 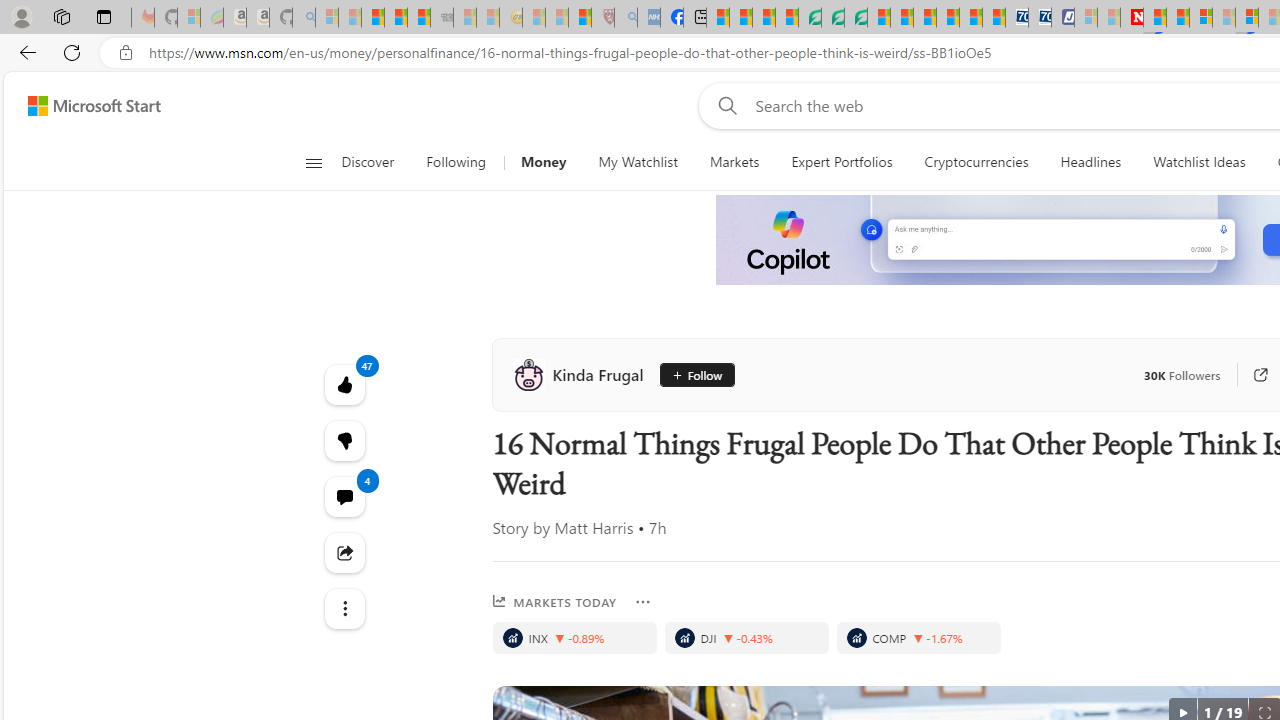 I want to click on 'Local - MSN', so click(x=579, y=17).